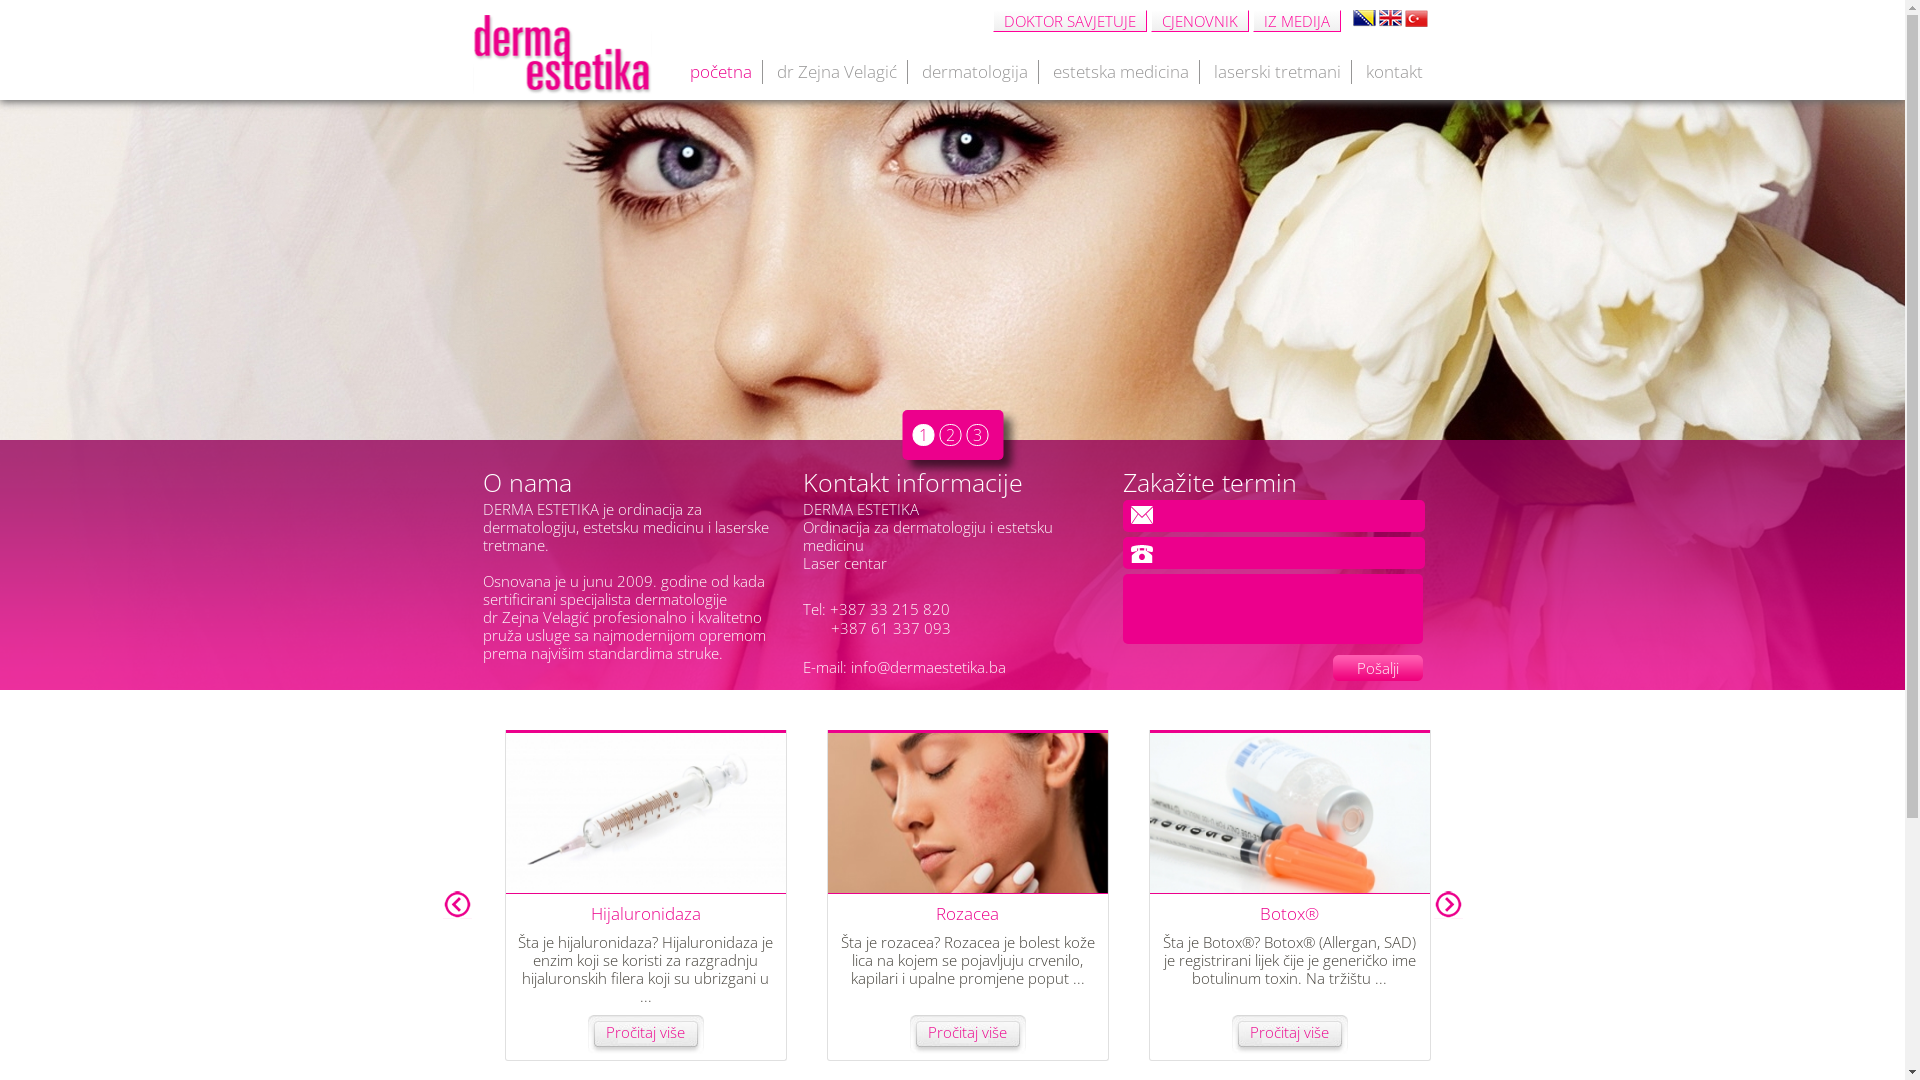 This screenshot has height=1080, width=1920. I want to click on 'CJENOVNIK', so click(1199, 20).